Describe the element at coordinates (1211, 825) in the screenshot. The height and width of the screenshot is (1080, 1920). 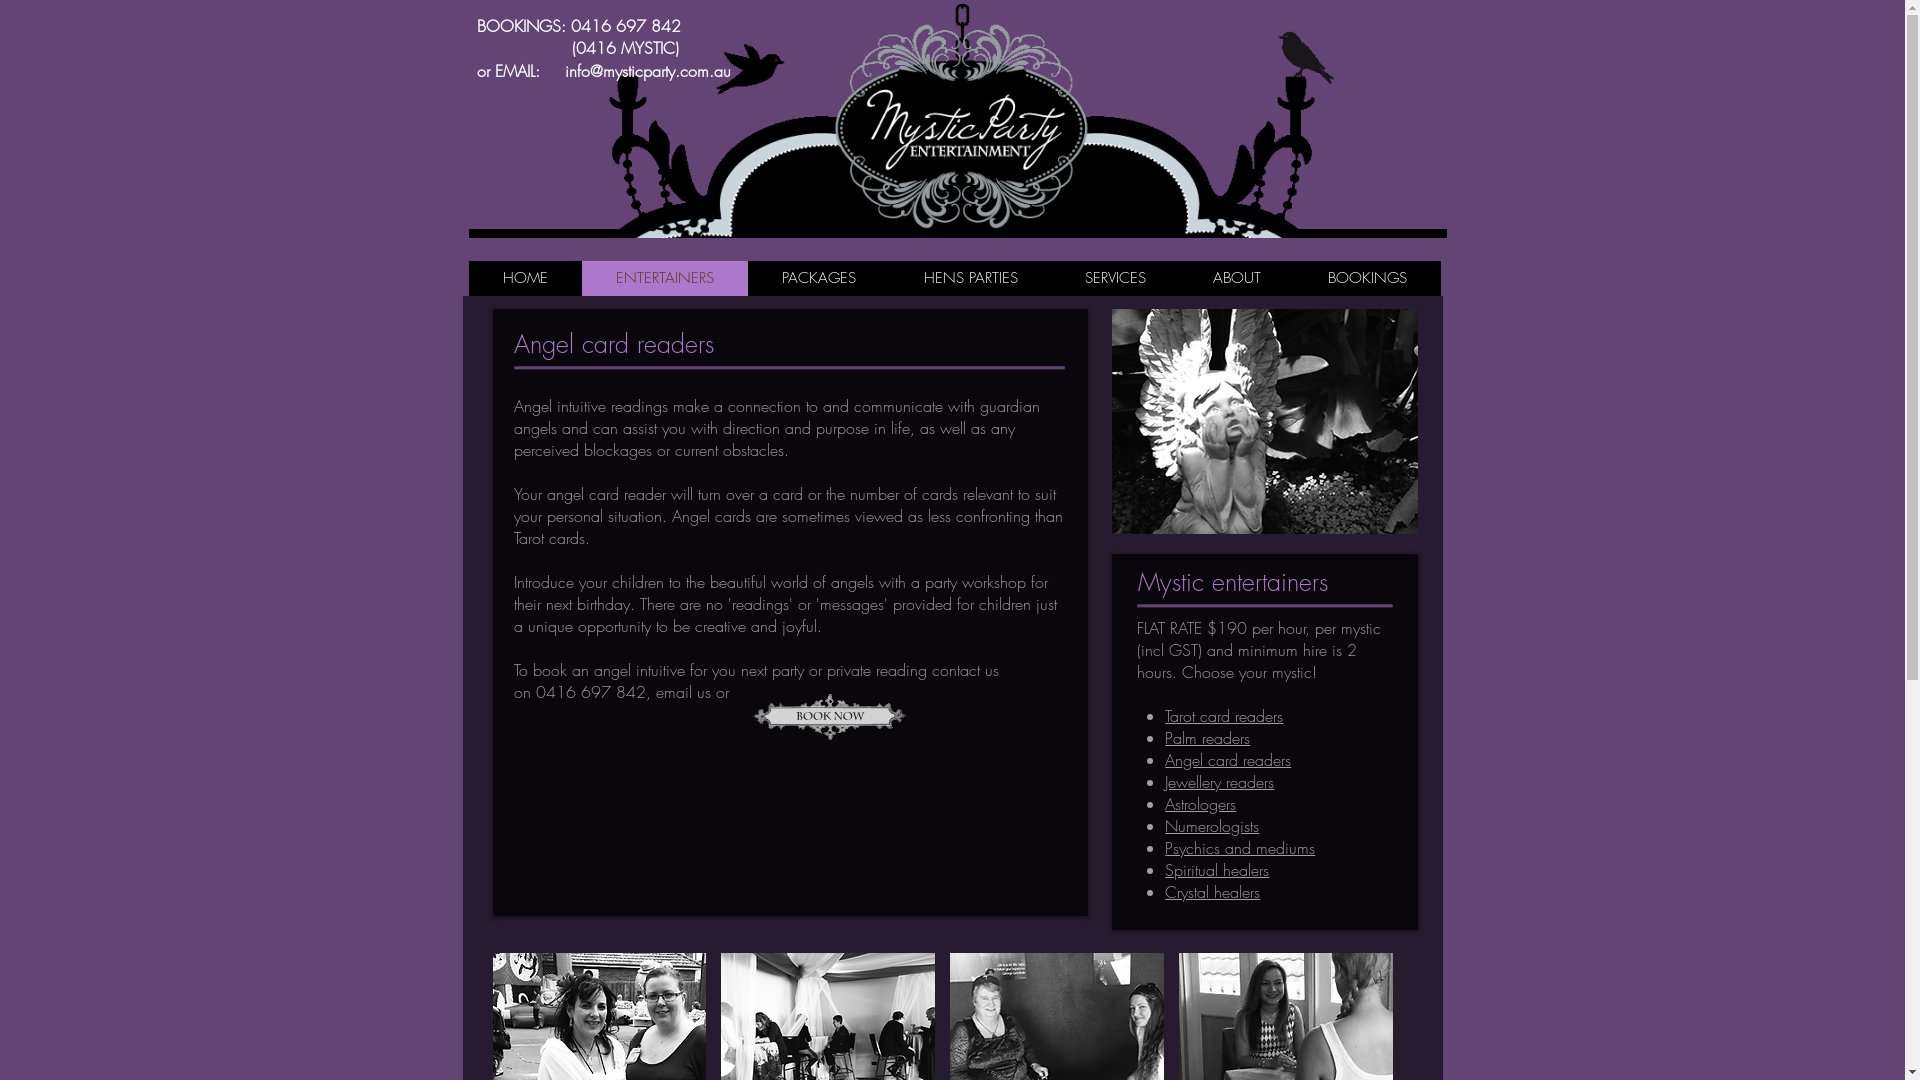
I see `'Numerologists'` at that location.